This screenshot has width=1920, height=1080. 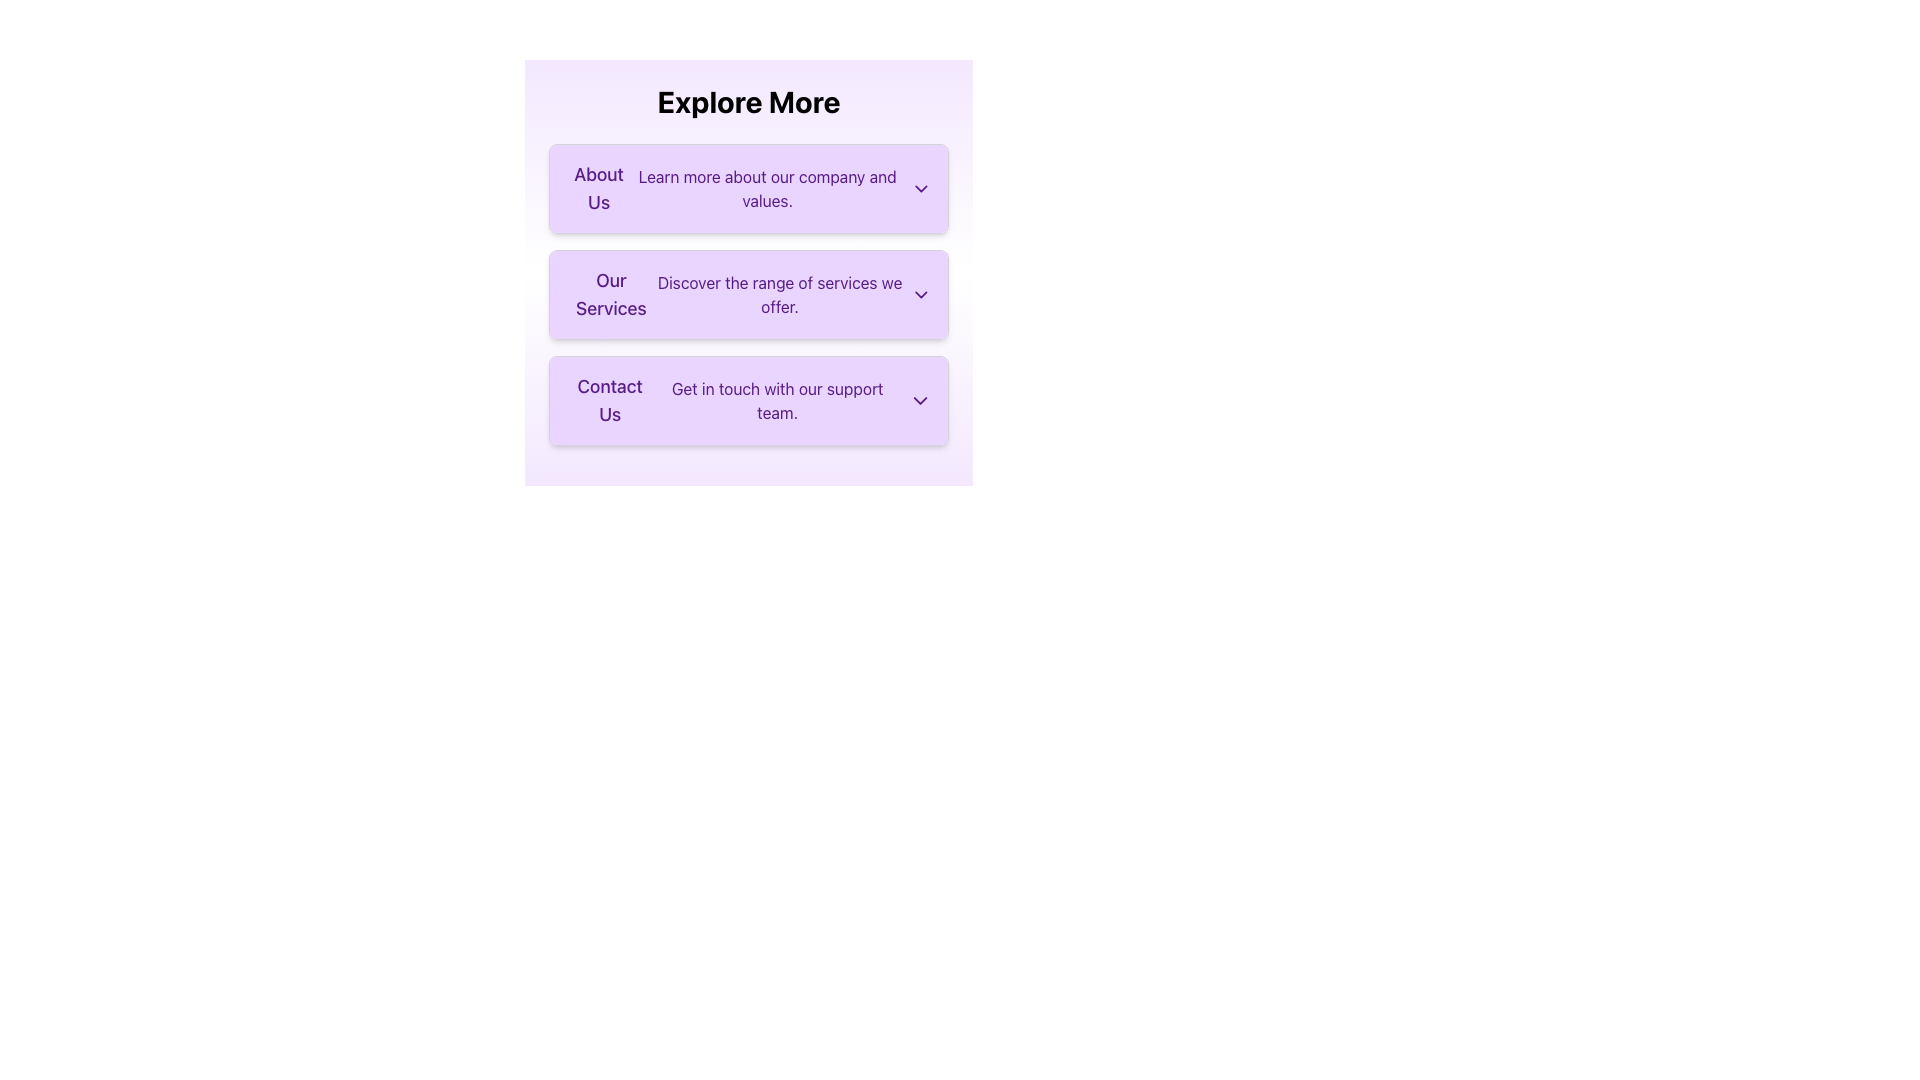 What do you see at coordinates (920, 294) in the screenshot?
I see `the downward-facing chevron icon located in the upper-right corner of the 'Our Services' card` at bounding box center [920, 294].